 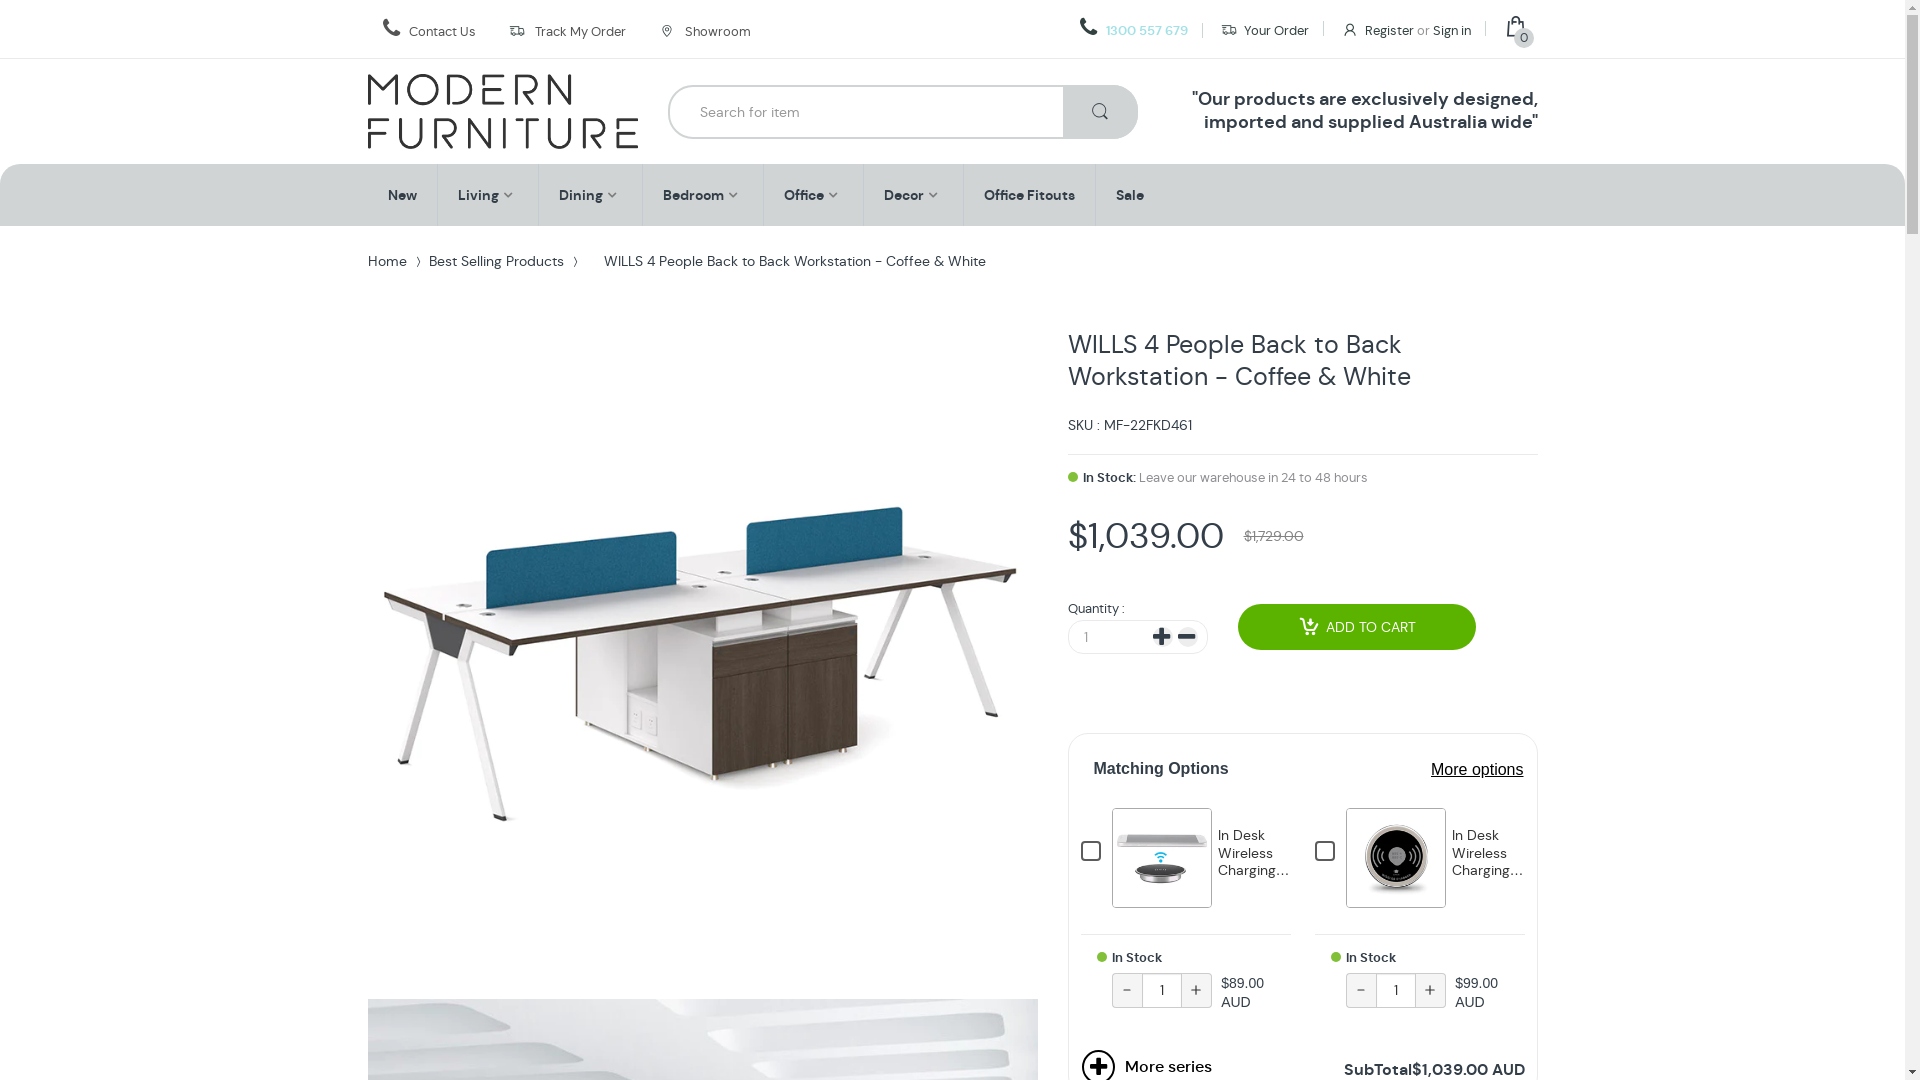 What do you see at coordinates (578, 31) in the screenshot?
I see `'Track My Order'` at bounding box center [578, 31].